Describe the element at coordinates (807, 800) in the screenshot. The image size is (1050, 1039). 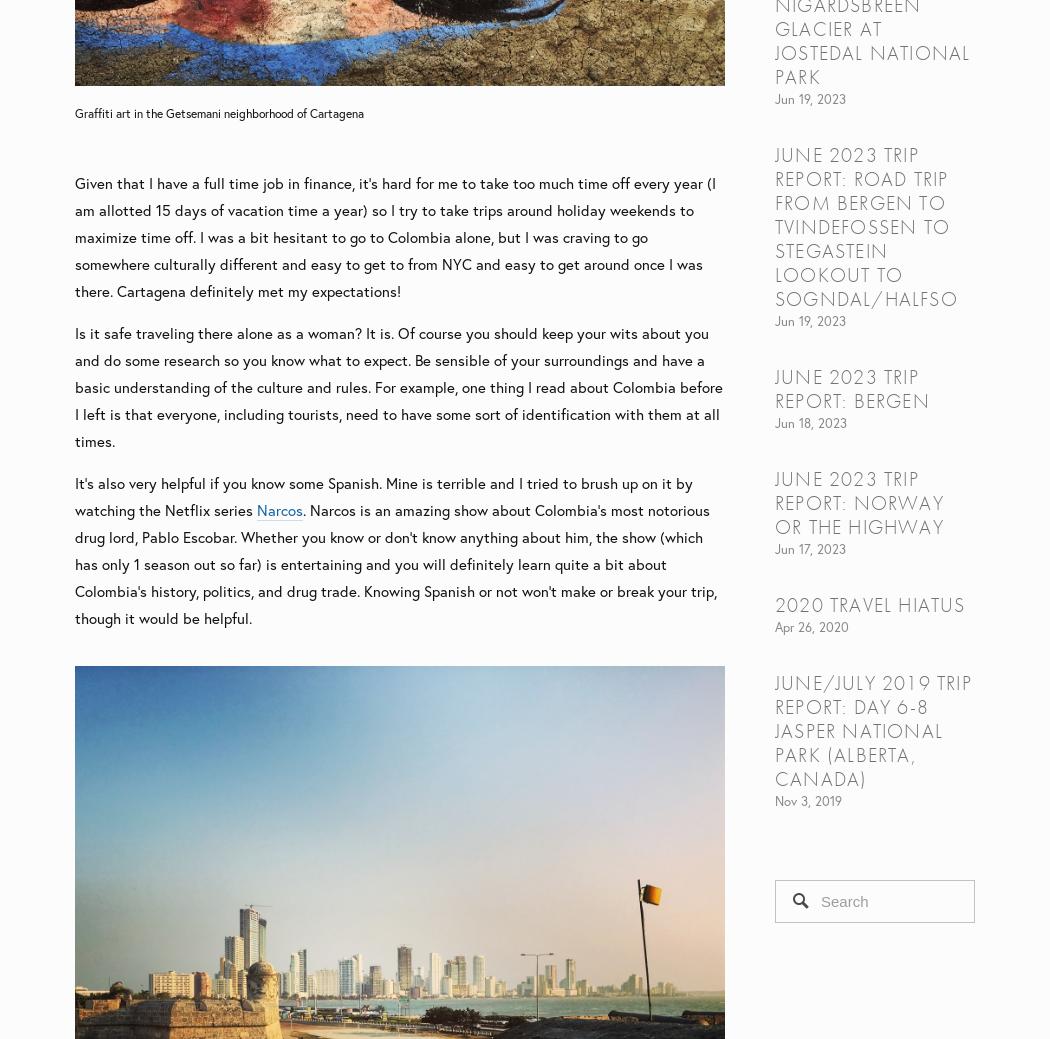
I see `'Nov 3, 2019'` at that location.